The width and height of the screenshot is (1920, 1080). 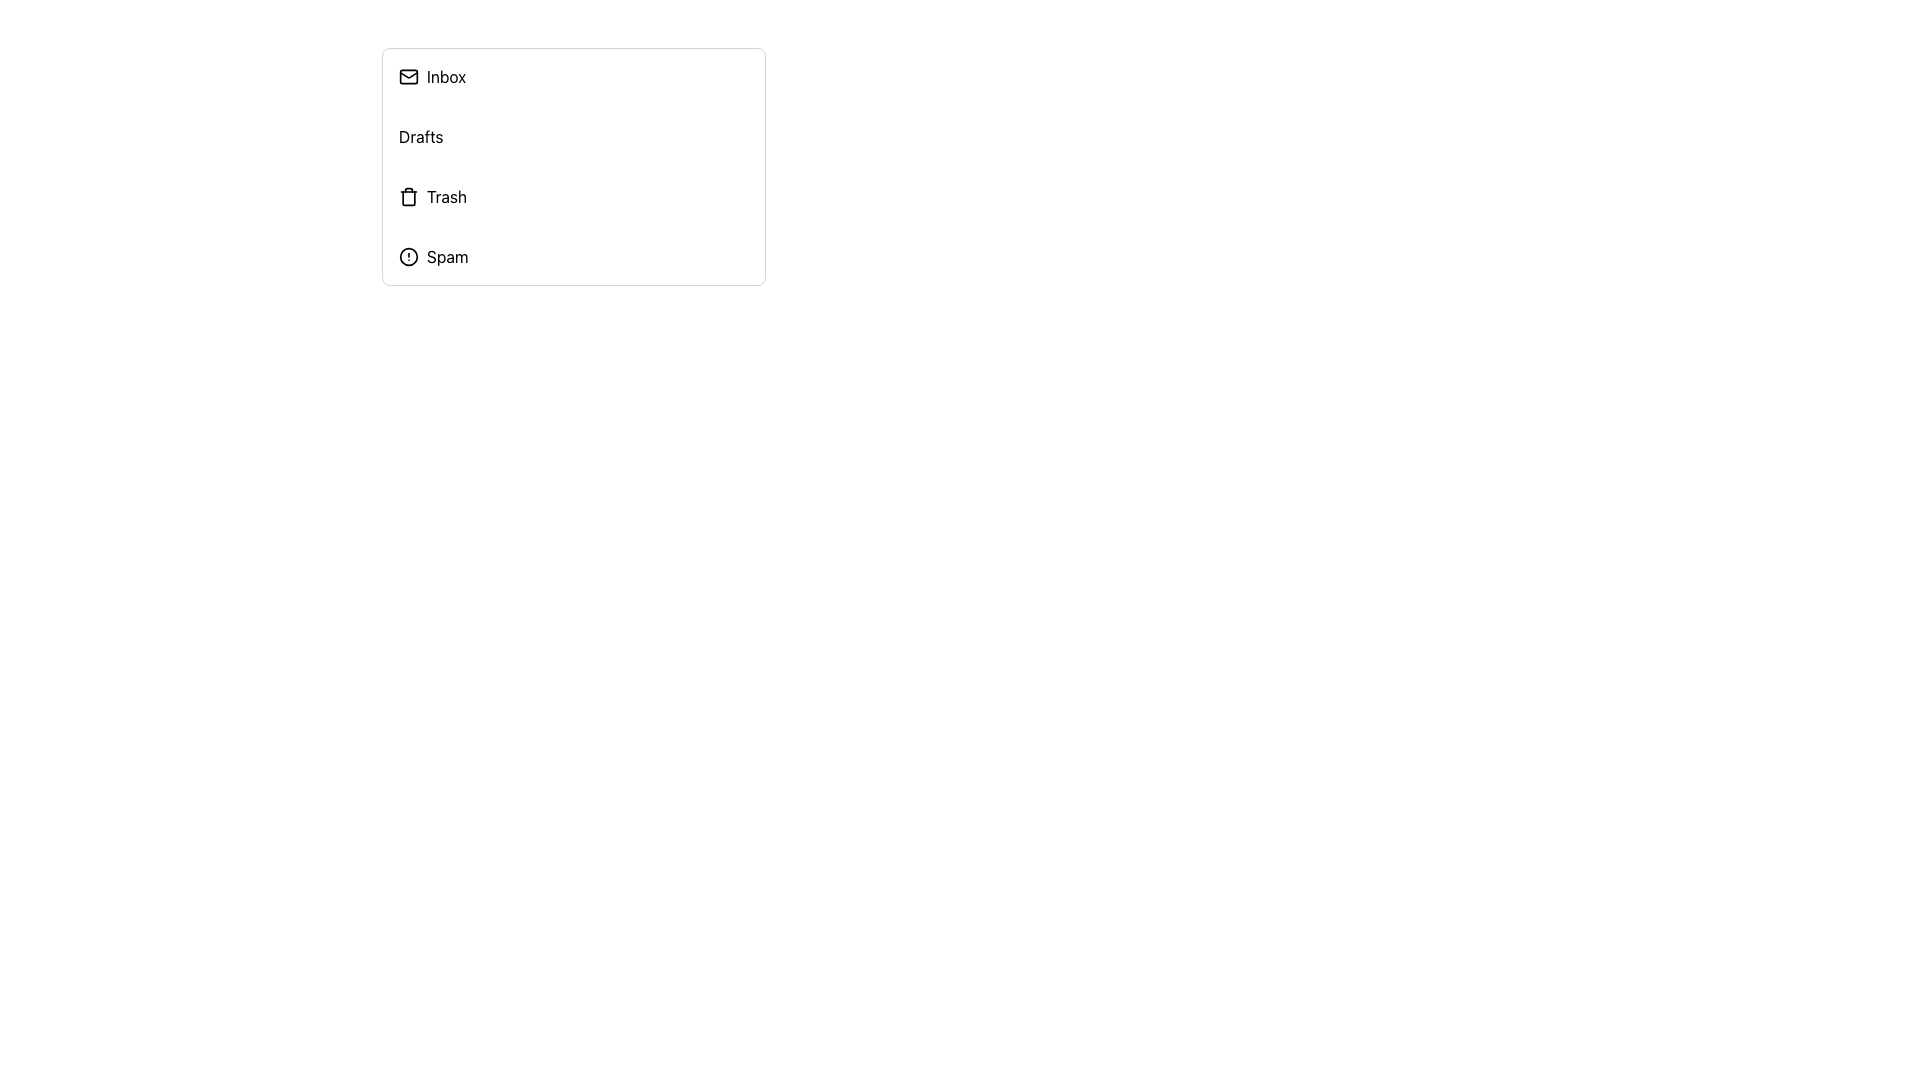 What do you see at coordinates (573, 196) in the screenshot?
I see `the third list item in the vertical navigation menu, located below 'Inbox' and 'Drafts' and above 'Spam'` at bounding box center [573, 196].